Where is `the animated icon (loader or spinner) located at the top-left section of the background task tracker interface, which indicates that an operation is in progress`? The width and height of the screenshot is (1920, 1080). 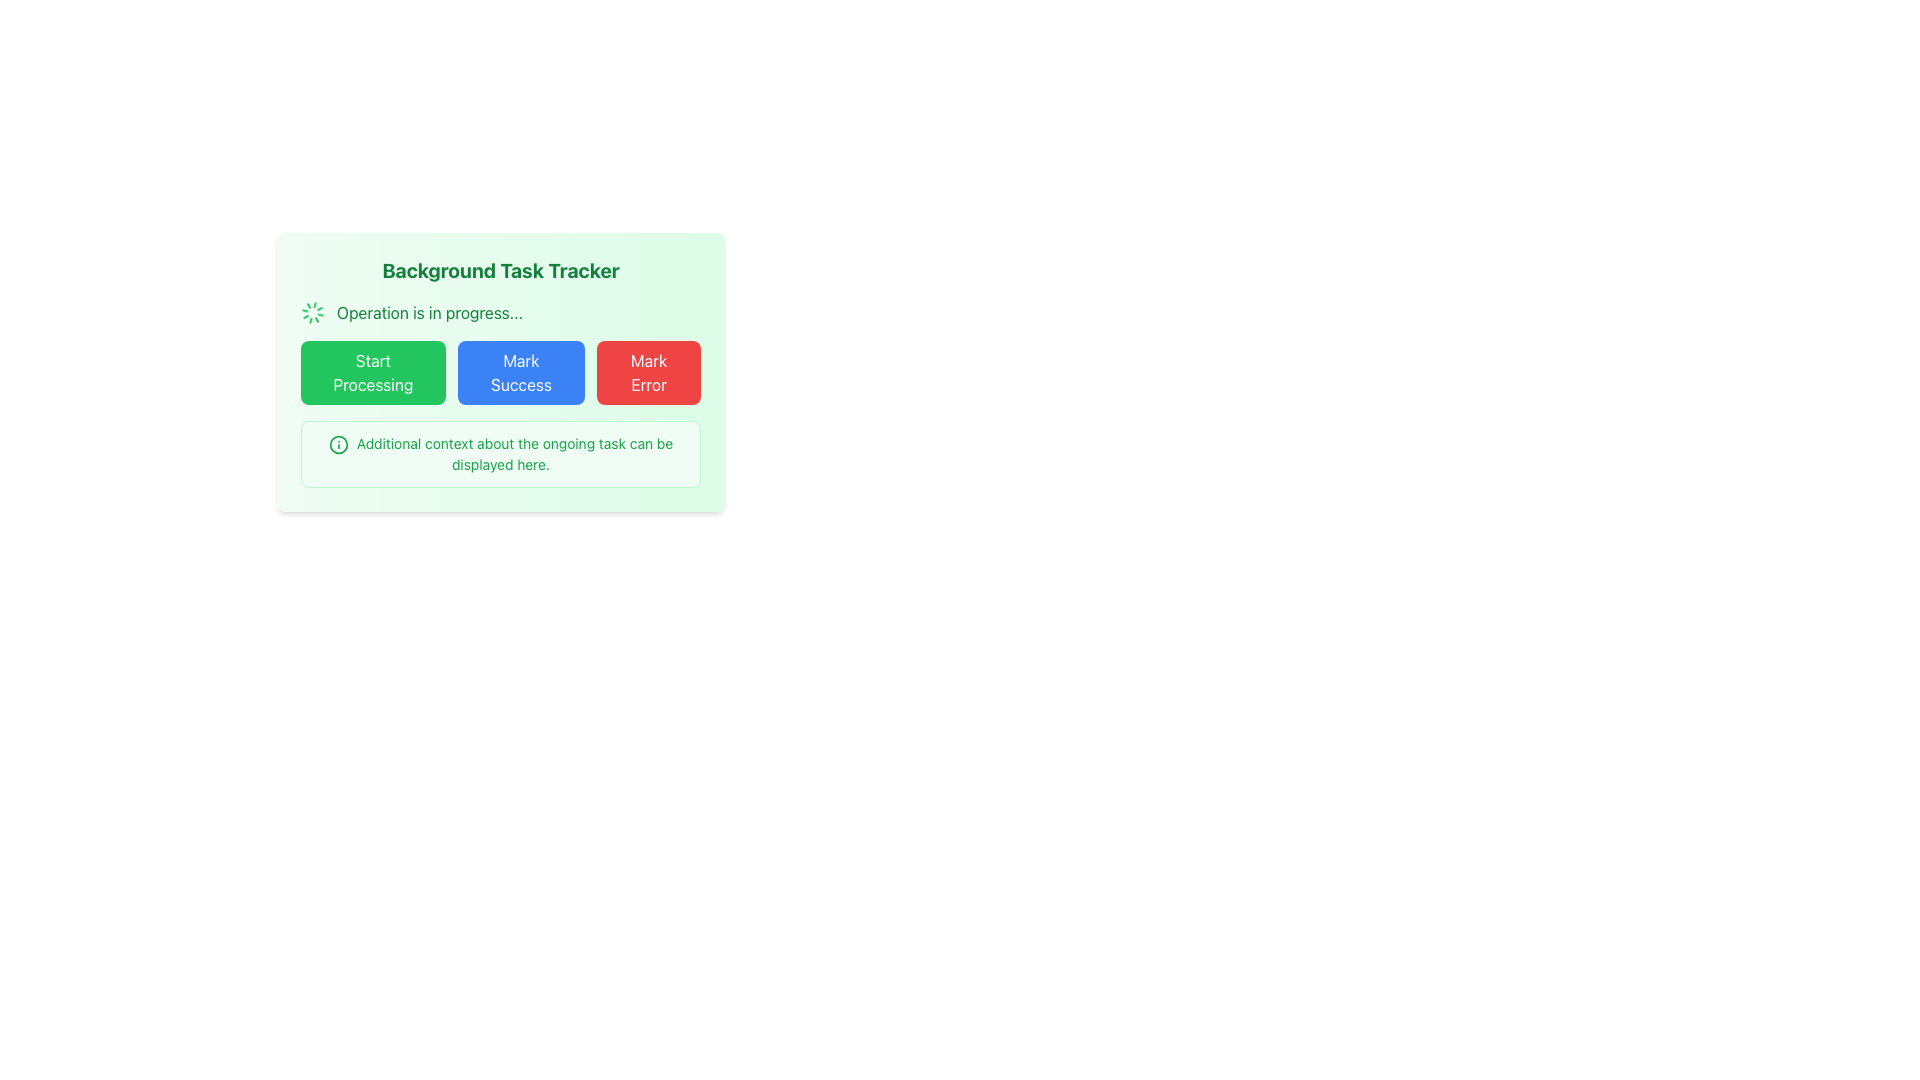
the animated icon (loader or spinner) located at the top-left section of the background task tracker interface, which indicates that an operation is in progress is located at coordinates (311, 312).